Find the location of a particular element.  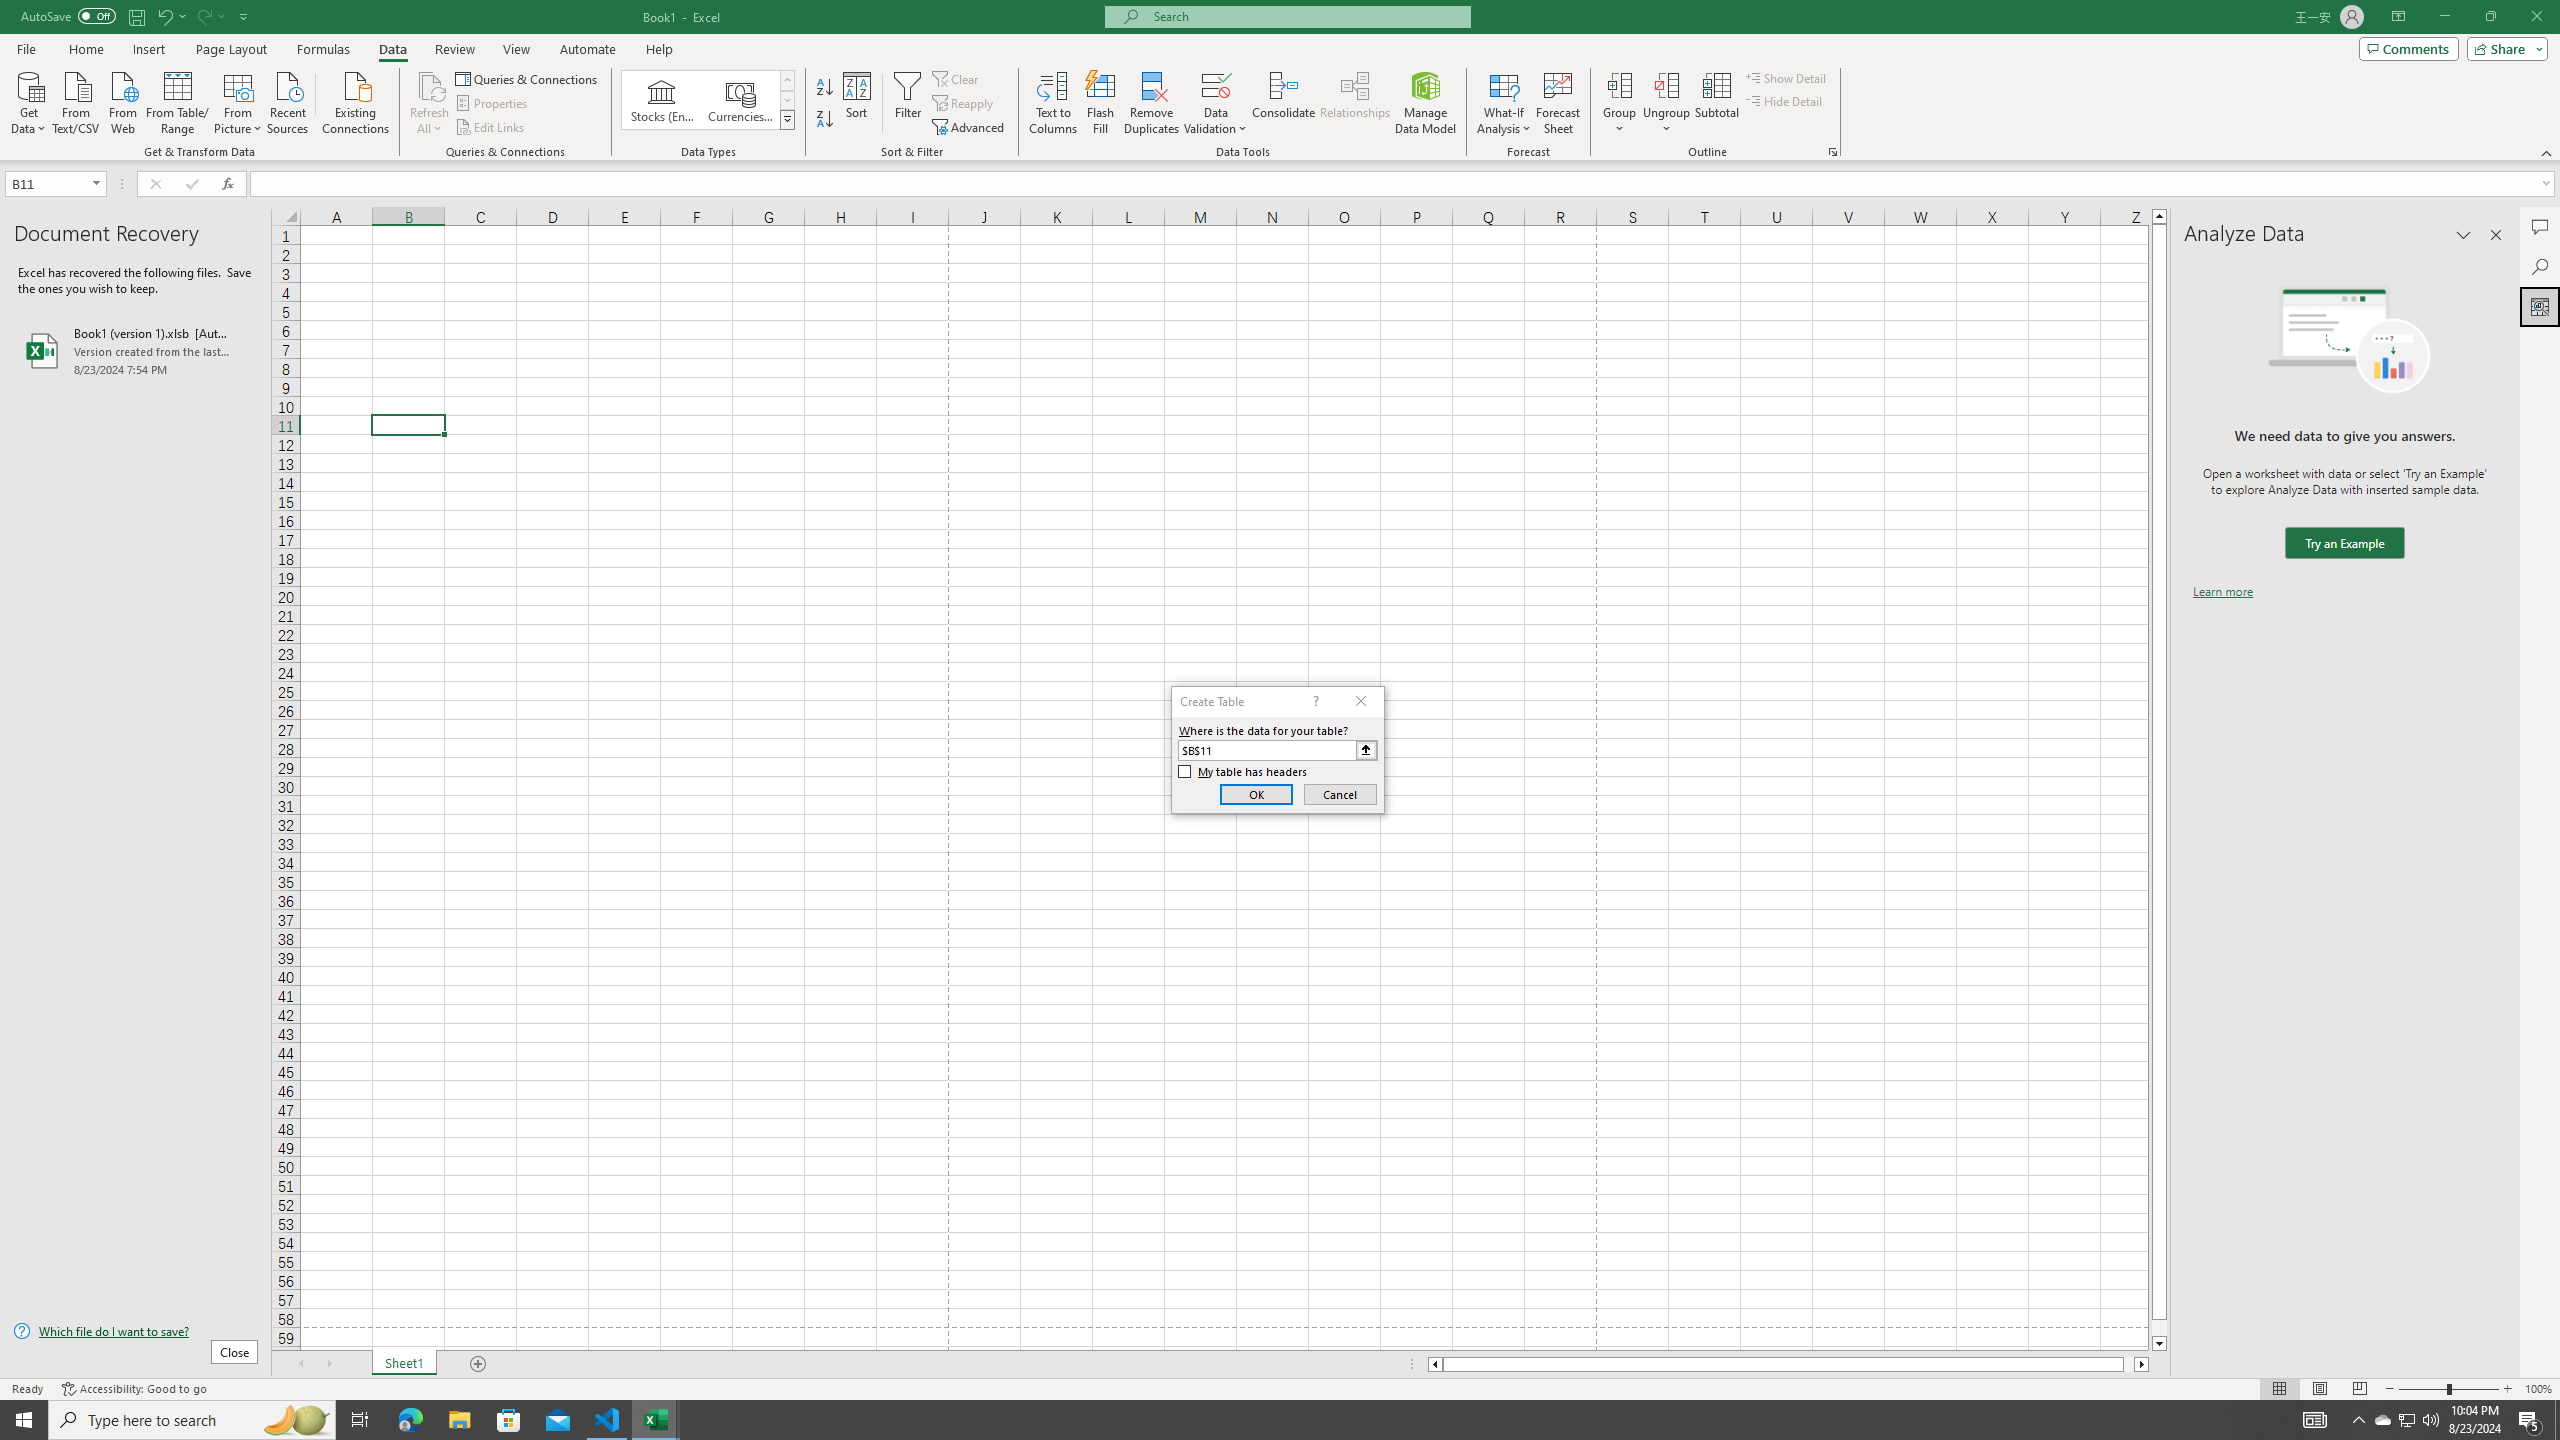

'Consolidate...' is located at coordinates (1283, 103).